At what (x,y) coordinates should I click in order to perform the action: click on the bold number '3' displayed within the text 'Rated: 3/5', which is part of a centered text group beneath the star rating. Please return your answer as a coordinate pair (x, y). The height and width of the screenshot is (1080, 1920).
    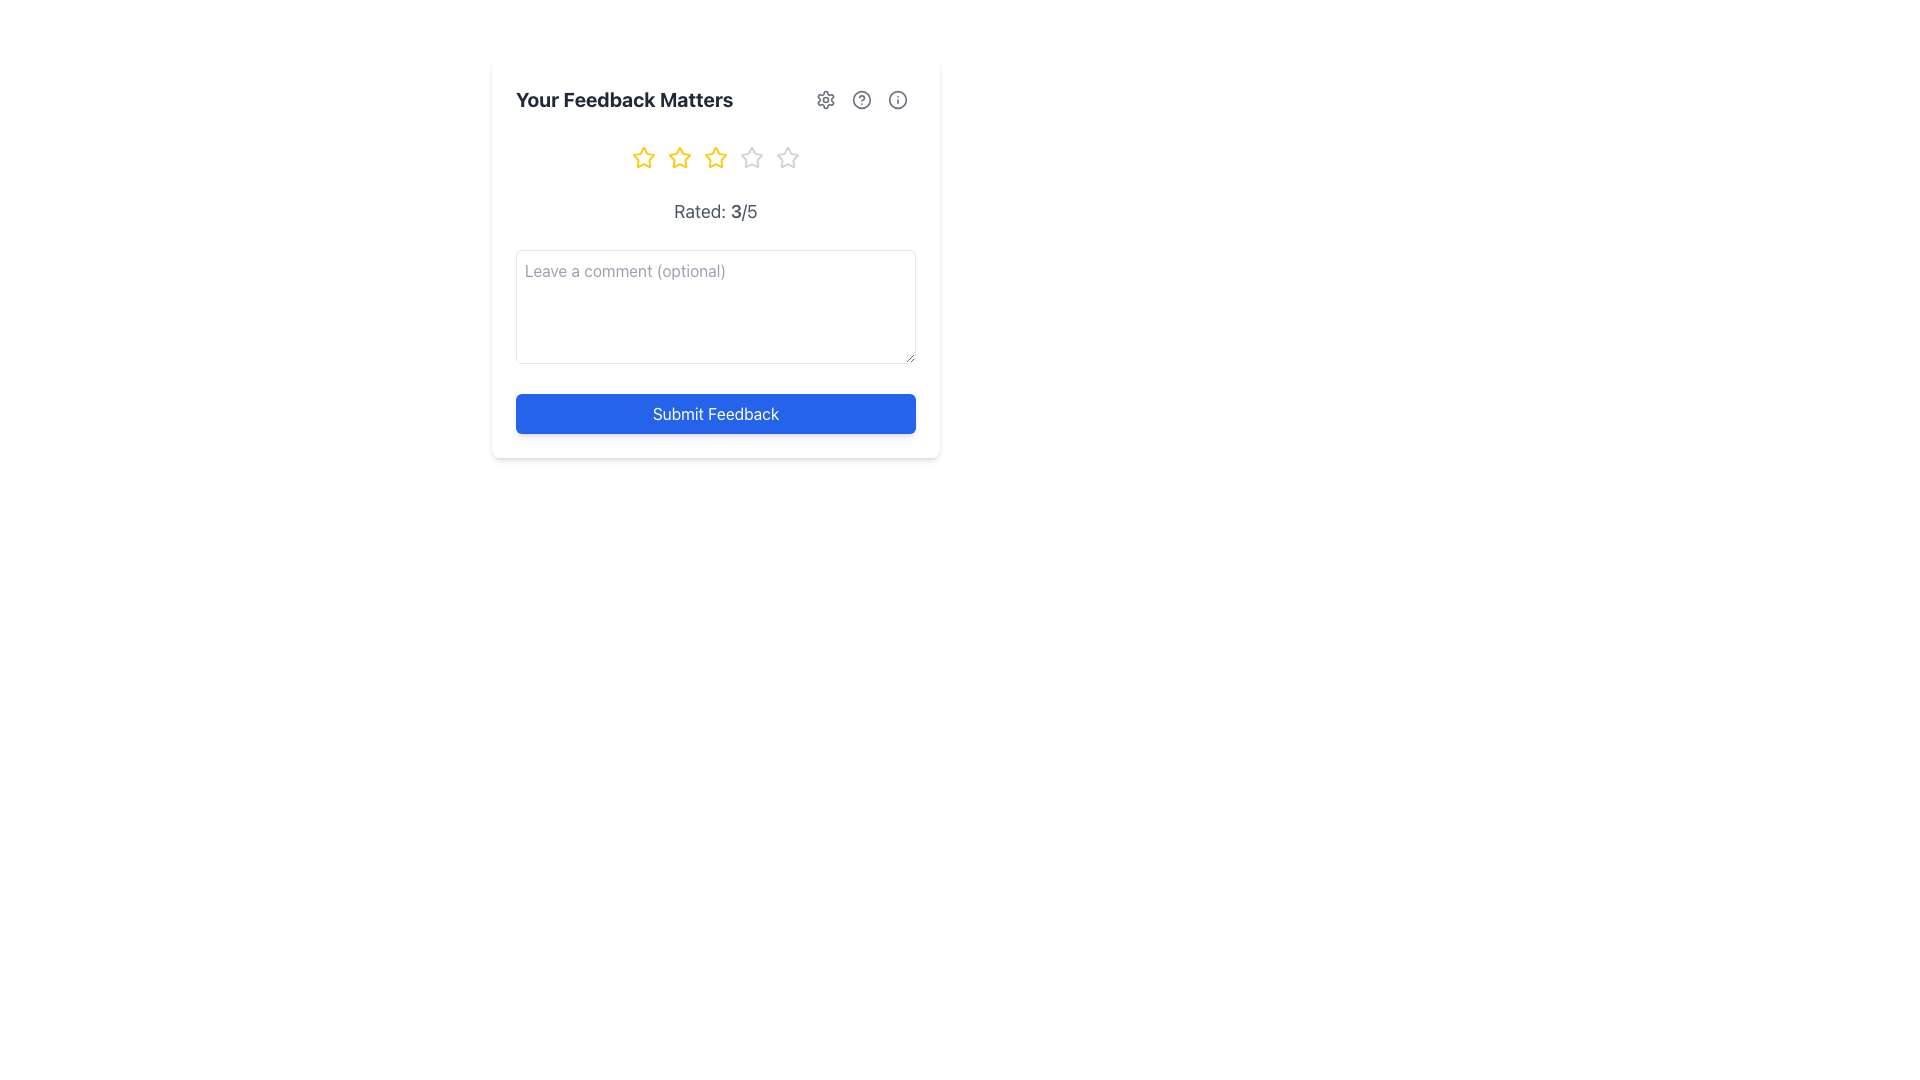
    Looking at the image, I should click on (735, 211).